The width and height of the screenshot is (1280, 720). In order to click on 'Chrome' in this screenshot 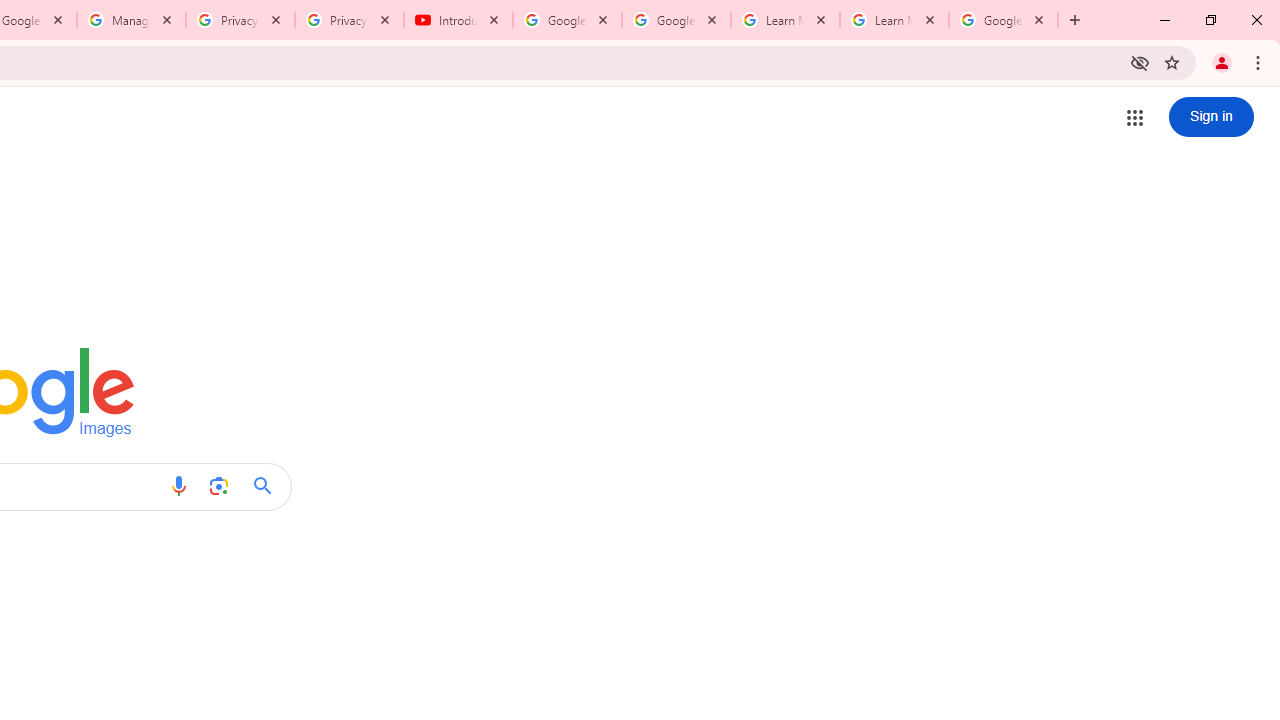, I will do `click(1259, 61)`.